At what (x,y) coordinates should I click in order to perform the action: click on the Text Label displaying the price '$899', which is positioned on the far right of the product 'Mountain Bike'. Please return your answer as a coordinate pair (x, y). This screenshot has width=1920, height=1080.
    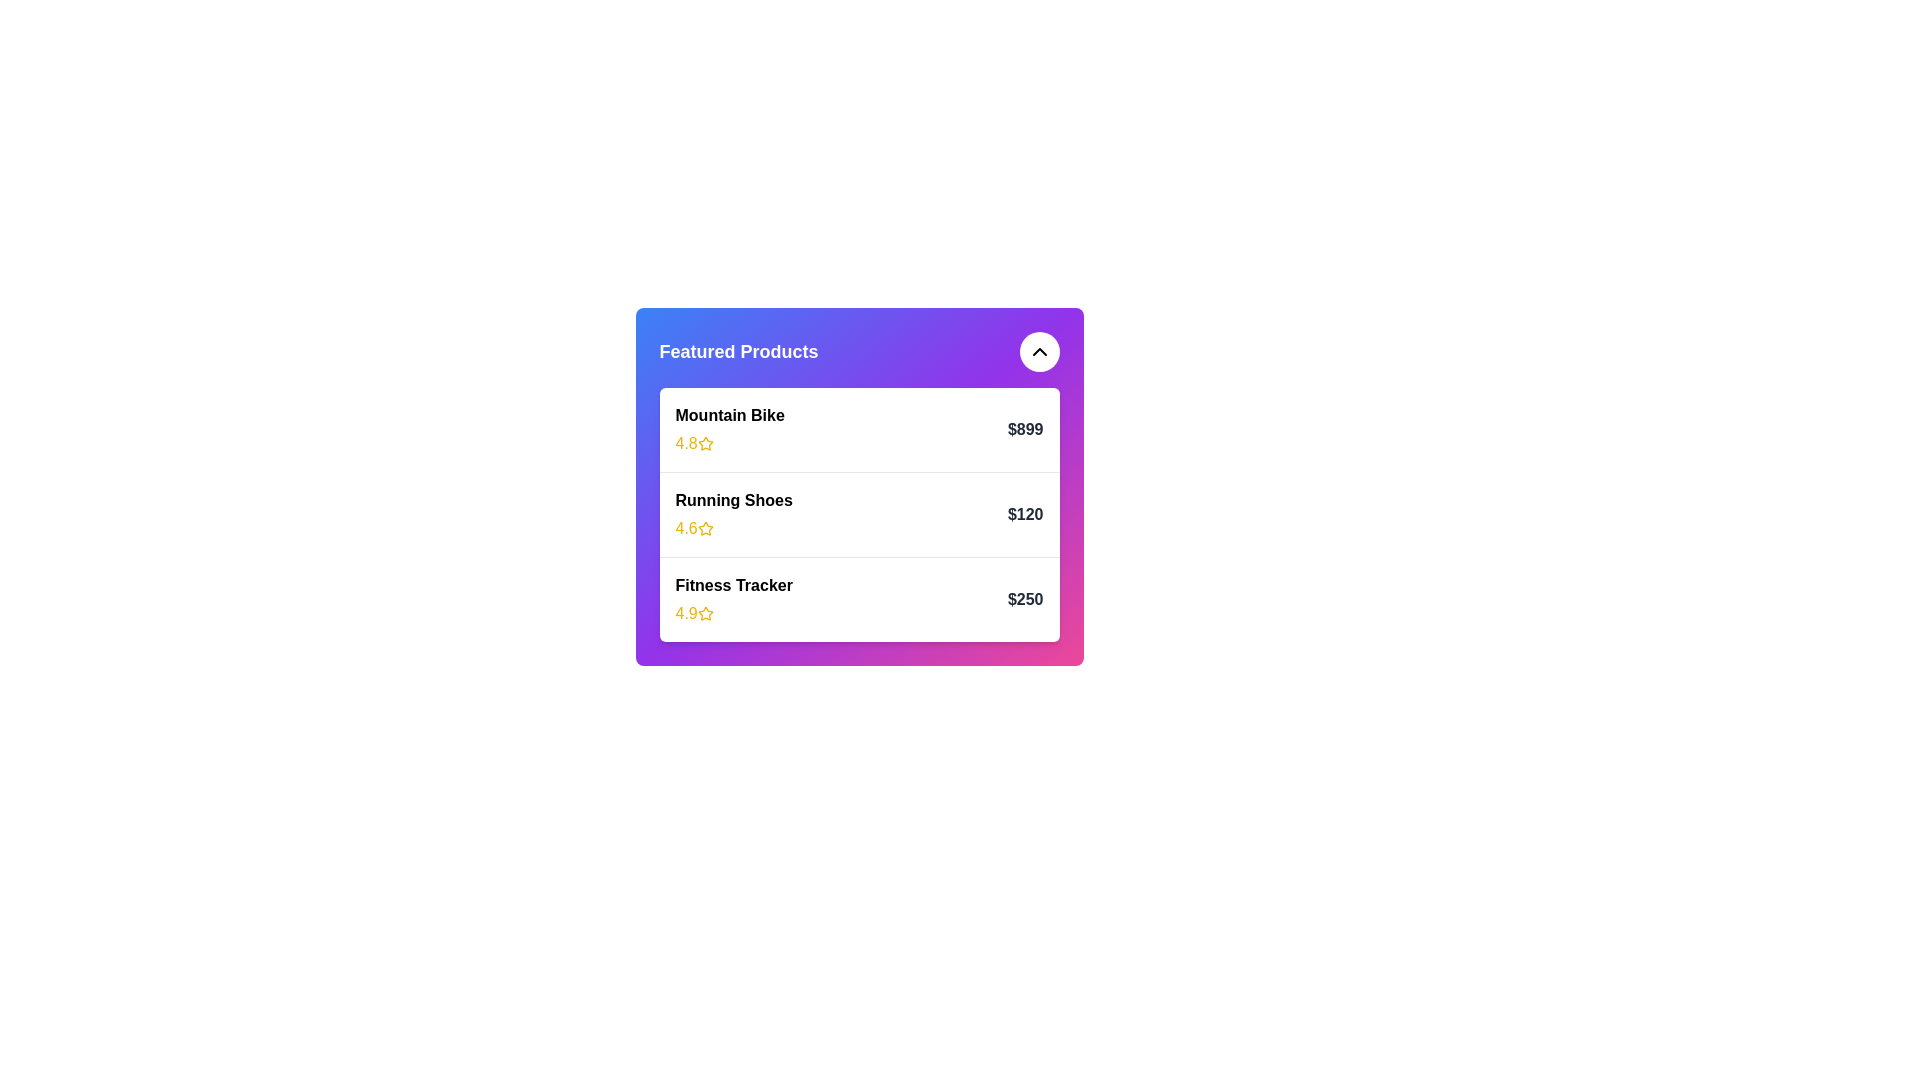
    Looking at the image, I should click on (1025, 428).